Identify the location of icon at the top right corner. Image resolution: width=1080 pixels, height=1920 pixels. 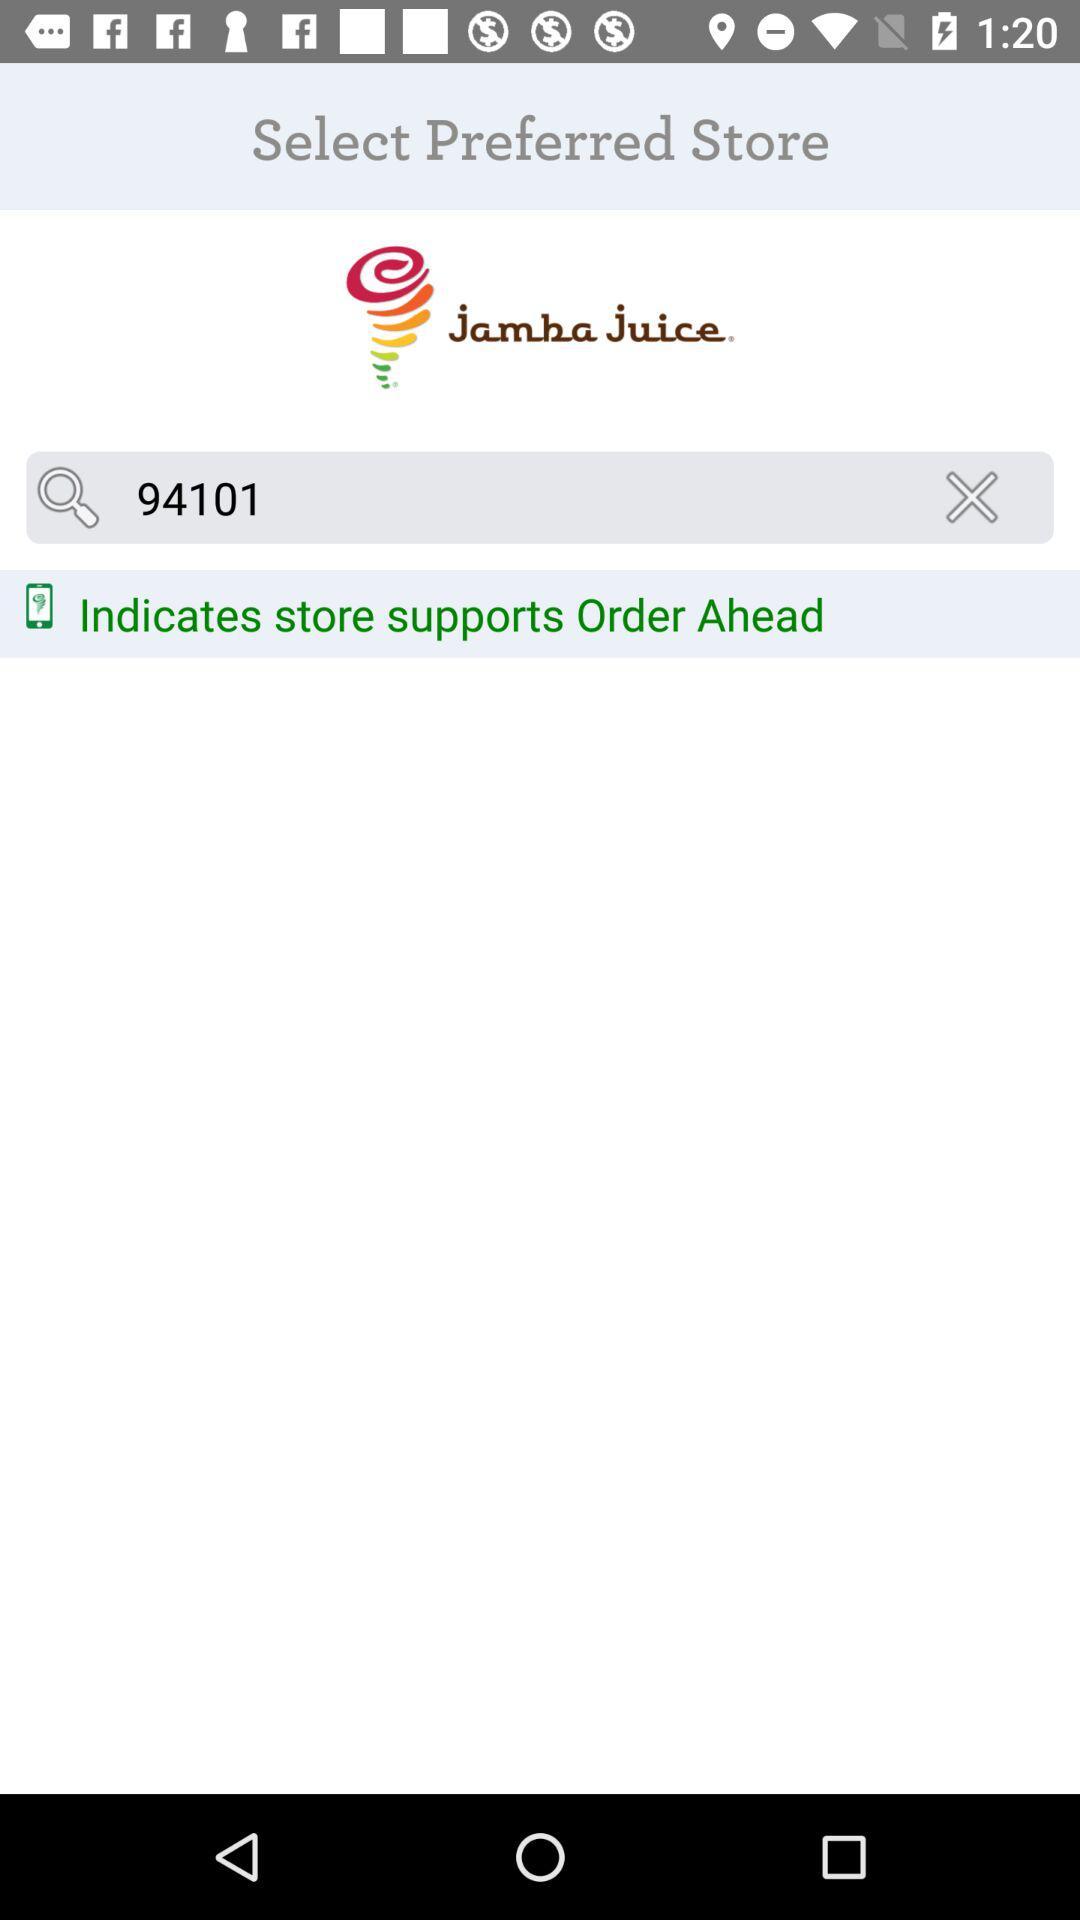
(977, 497).